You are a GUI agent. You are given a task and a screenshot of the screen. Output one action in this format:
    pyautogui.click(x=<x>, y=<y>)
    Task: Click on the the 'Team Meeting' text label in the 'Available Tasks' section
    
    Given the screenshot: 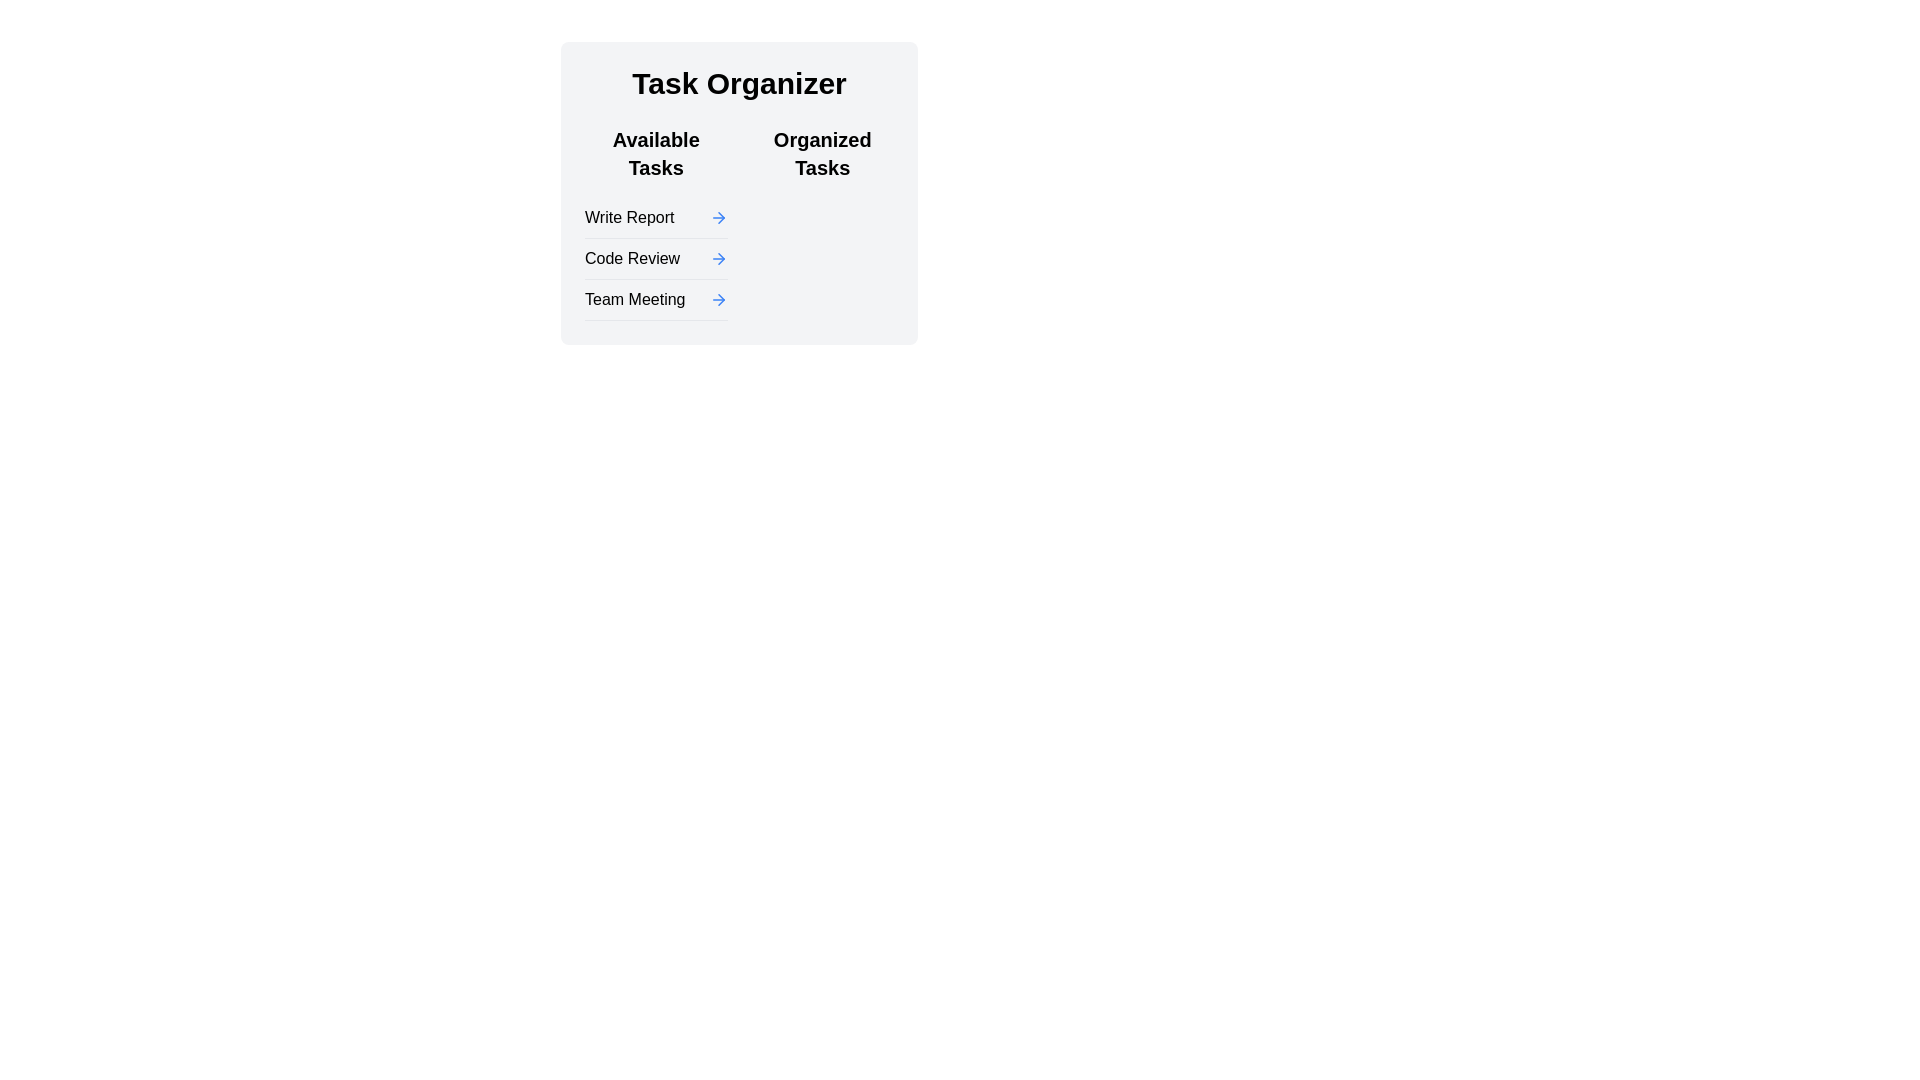 What is the action you would take?
    pyautogui.click(x=634, y=300)
    